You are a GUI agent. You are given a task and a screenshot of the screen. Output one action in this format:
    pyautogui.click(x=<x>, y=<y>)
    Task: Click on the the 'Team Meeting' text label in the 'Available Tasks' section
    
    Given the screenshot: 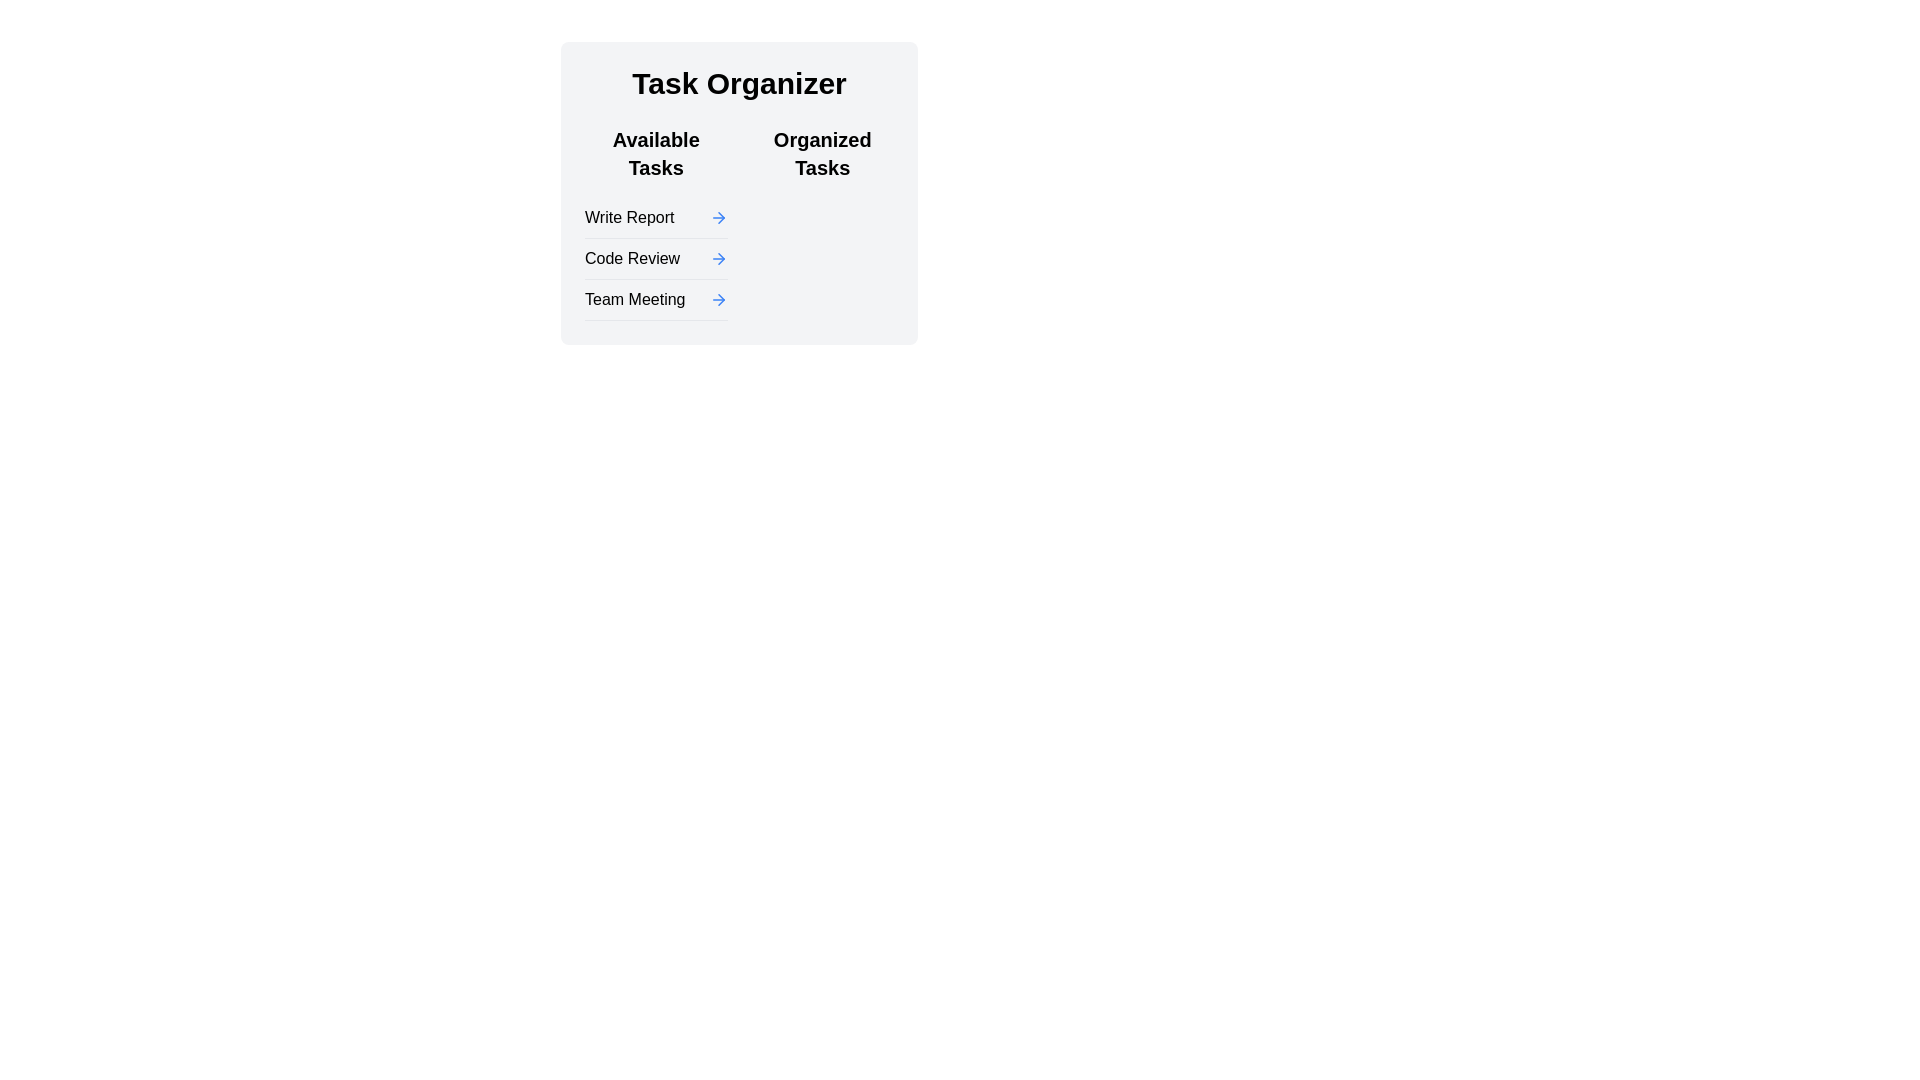 What is the action you would take?
    pyautogui.click(x=634, y=300)
    